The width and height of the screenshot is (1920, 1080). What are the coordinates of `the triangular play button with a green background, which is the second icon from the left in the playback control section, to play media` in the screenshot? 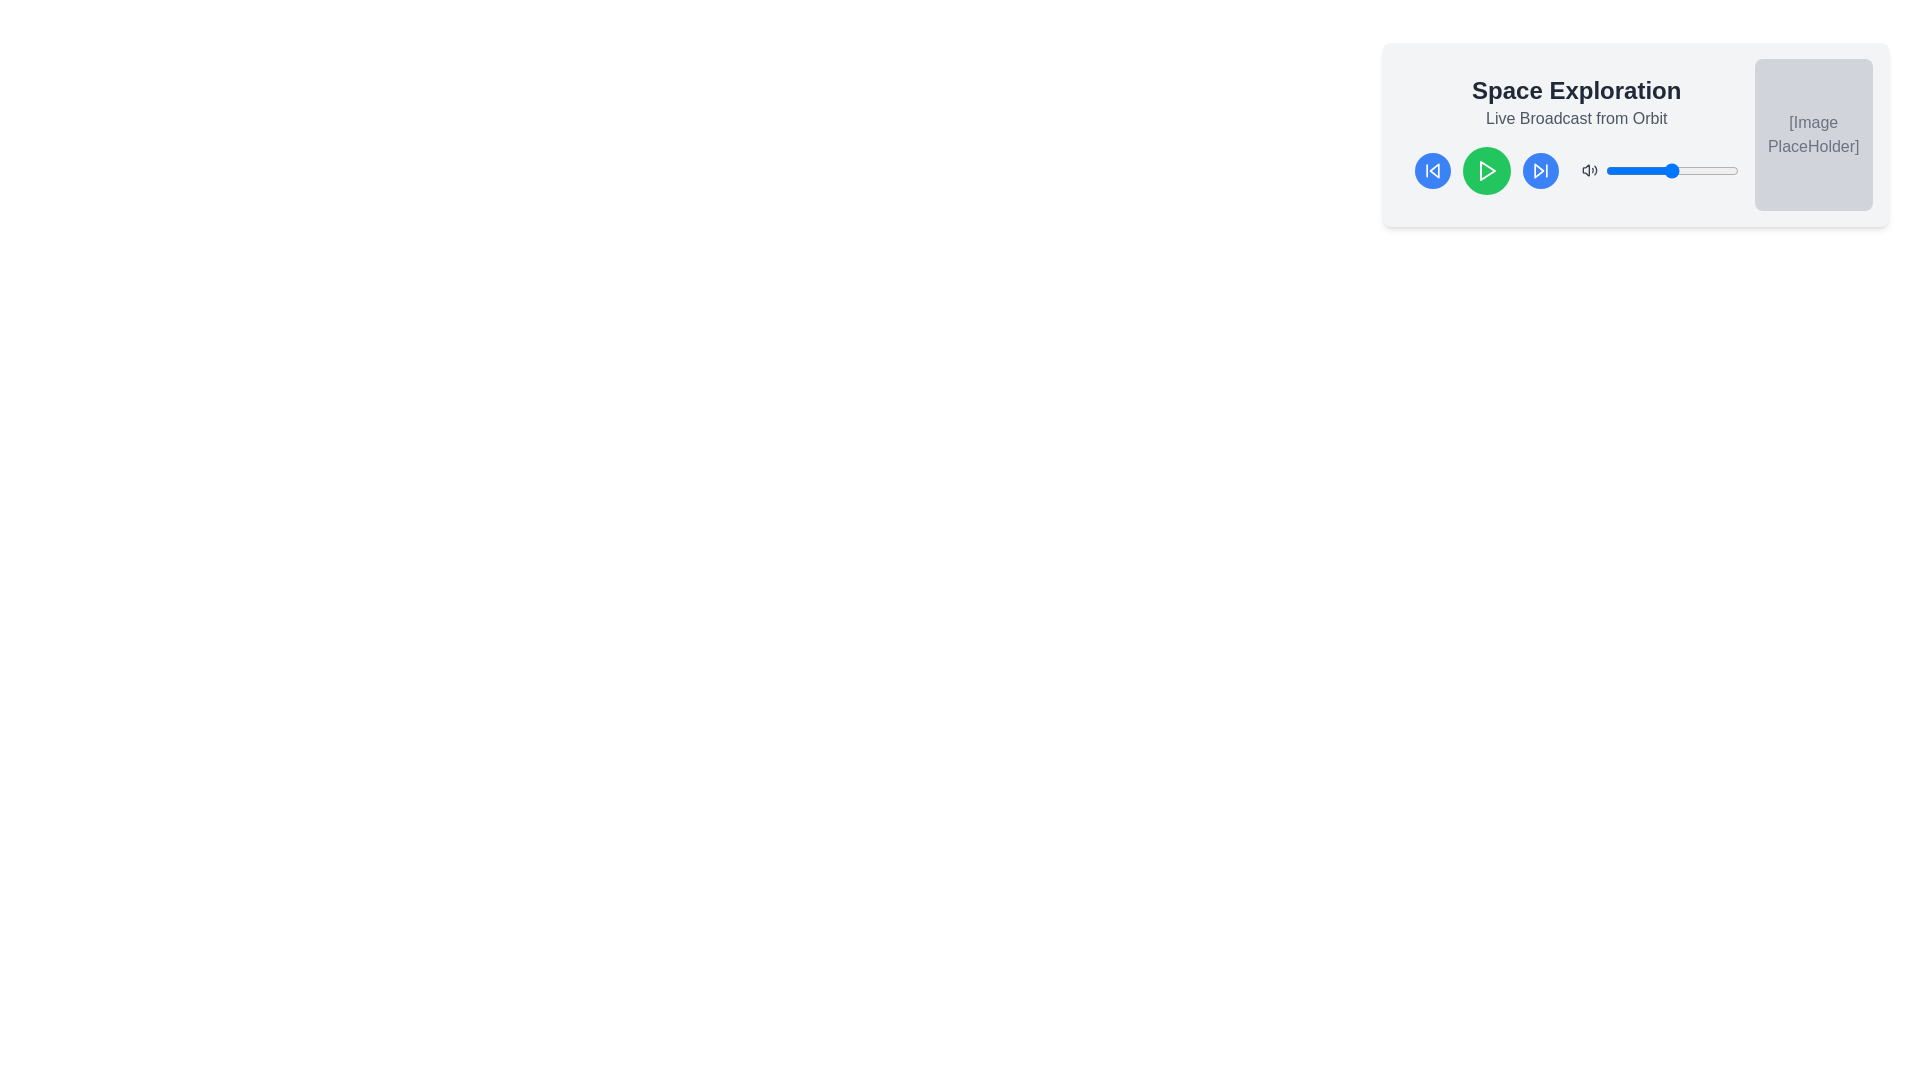 It's located at (1488, 169).